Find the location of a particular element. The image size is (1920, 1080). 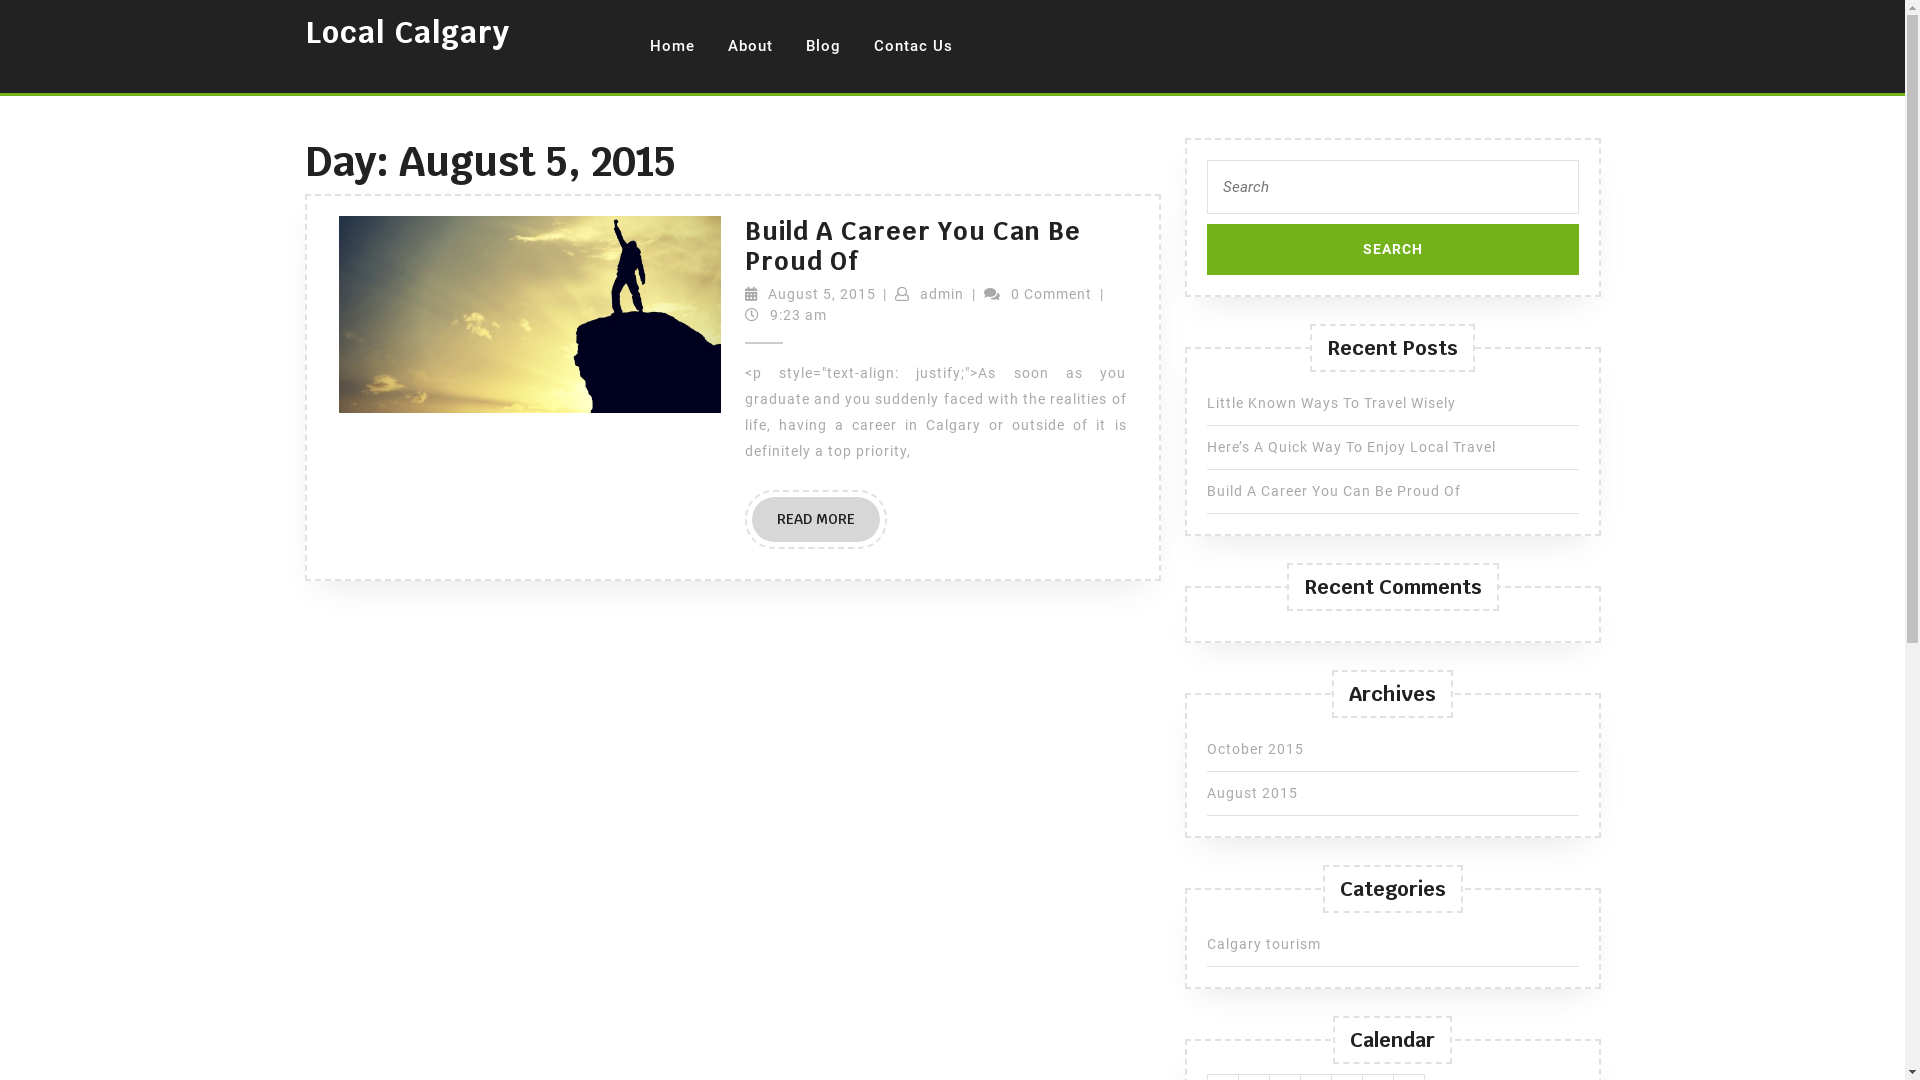

'August 5, 2015 is located at coordinates (821, 293).